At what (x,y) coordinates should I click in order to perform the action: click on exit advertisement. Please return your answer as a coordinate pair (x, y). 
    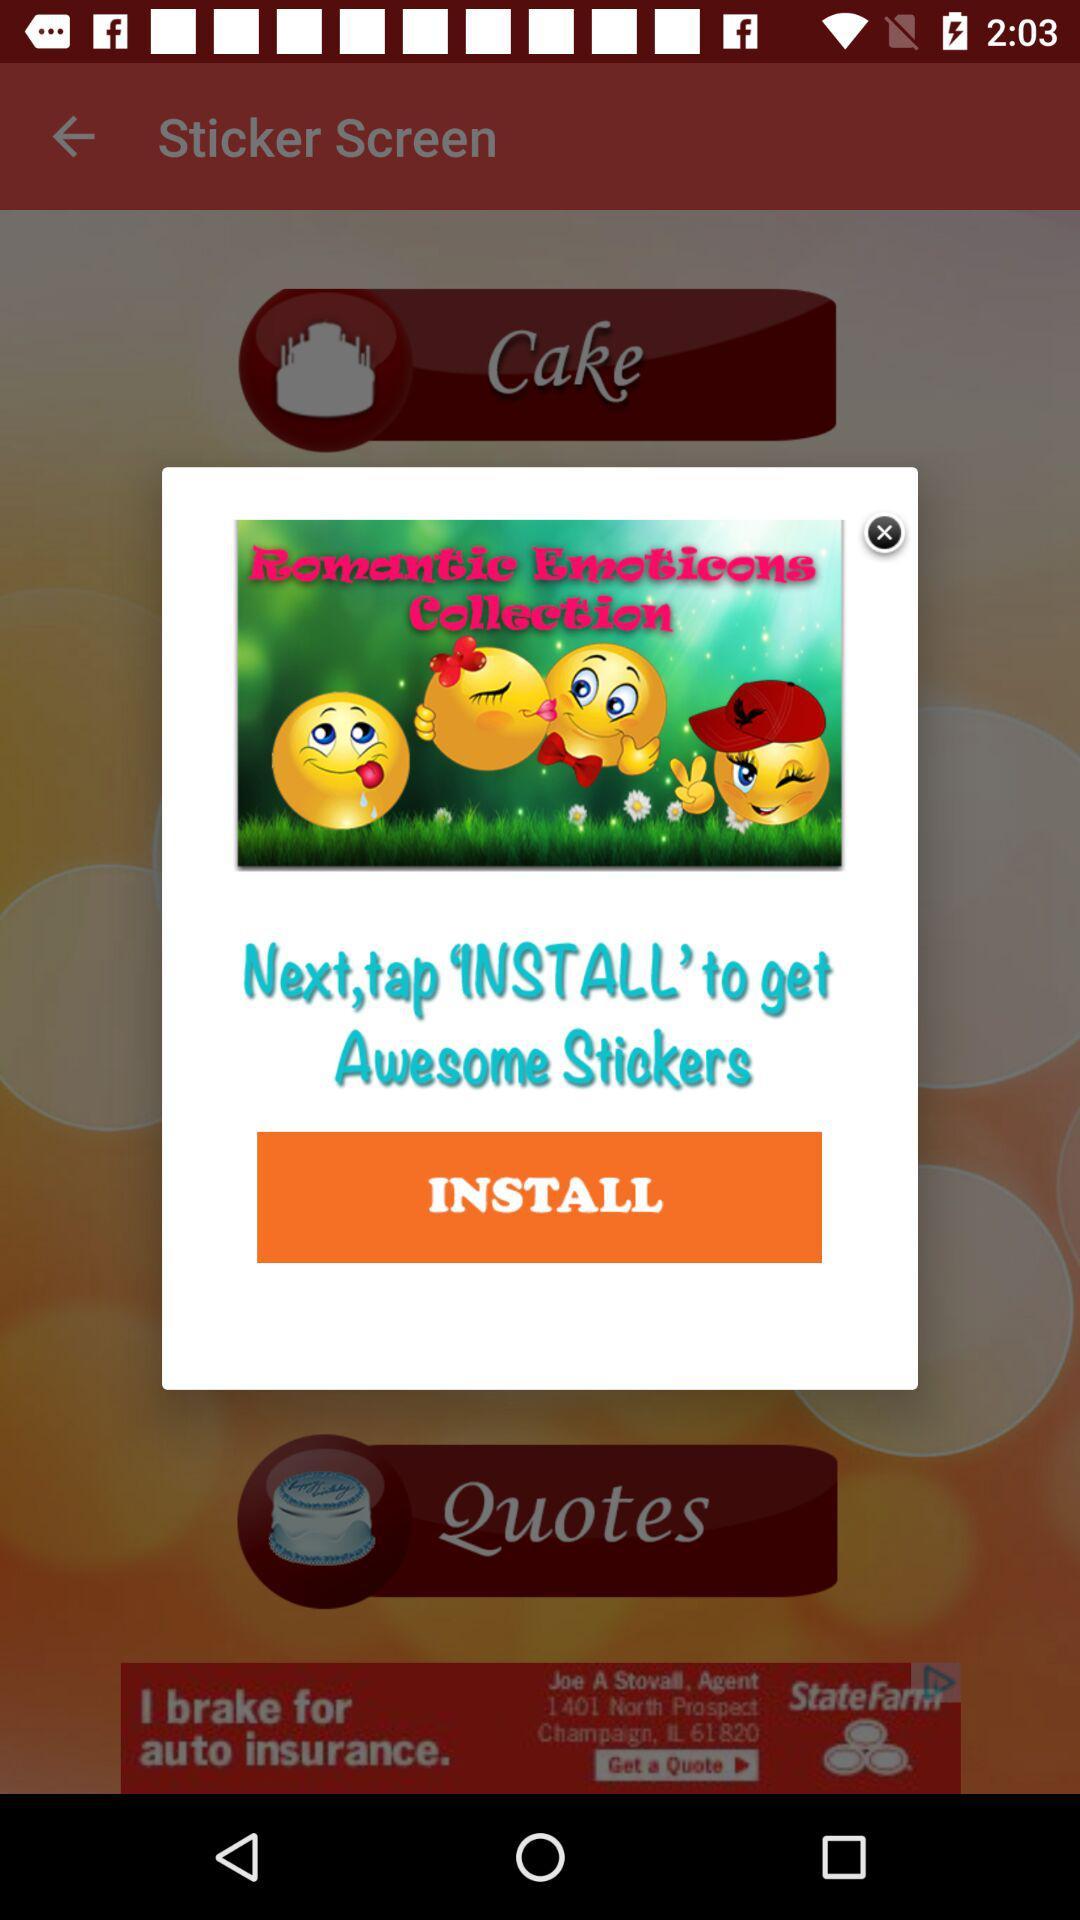
    Looking at the image, I should click on (885, 535).